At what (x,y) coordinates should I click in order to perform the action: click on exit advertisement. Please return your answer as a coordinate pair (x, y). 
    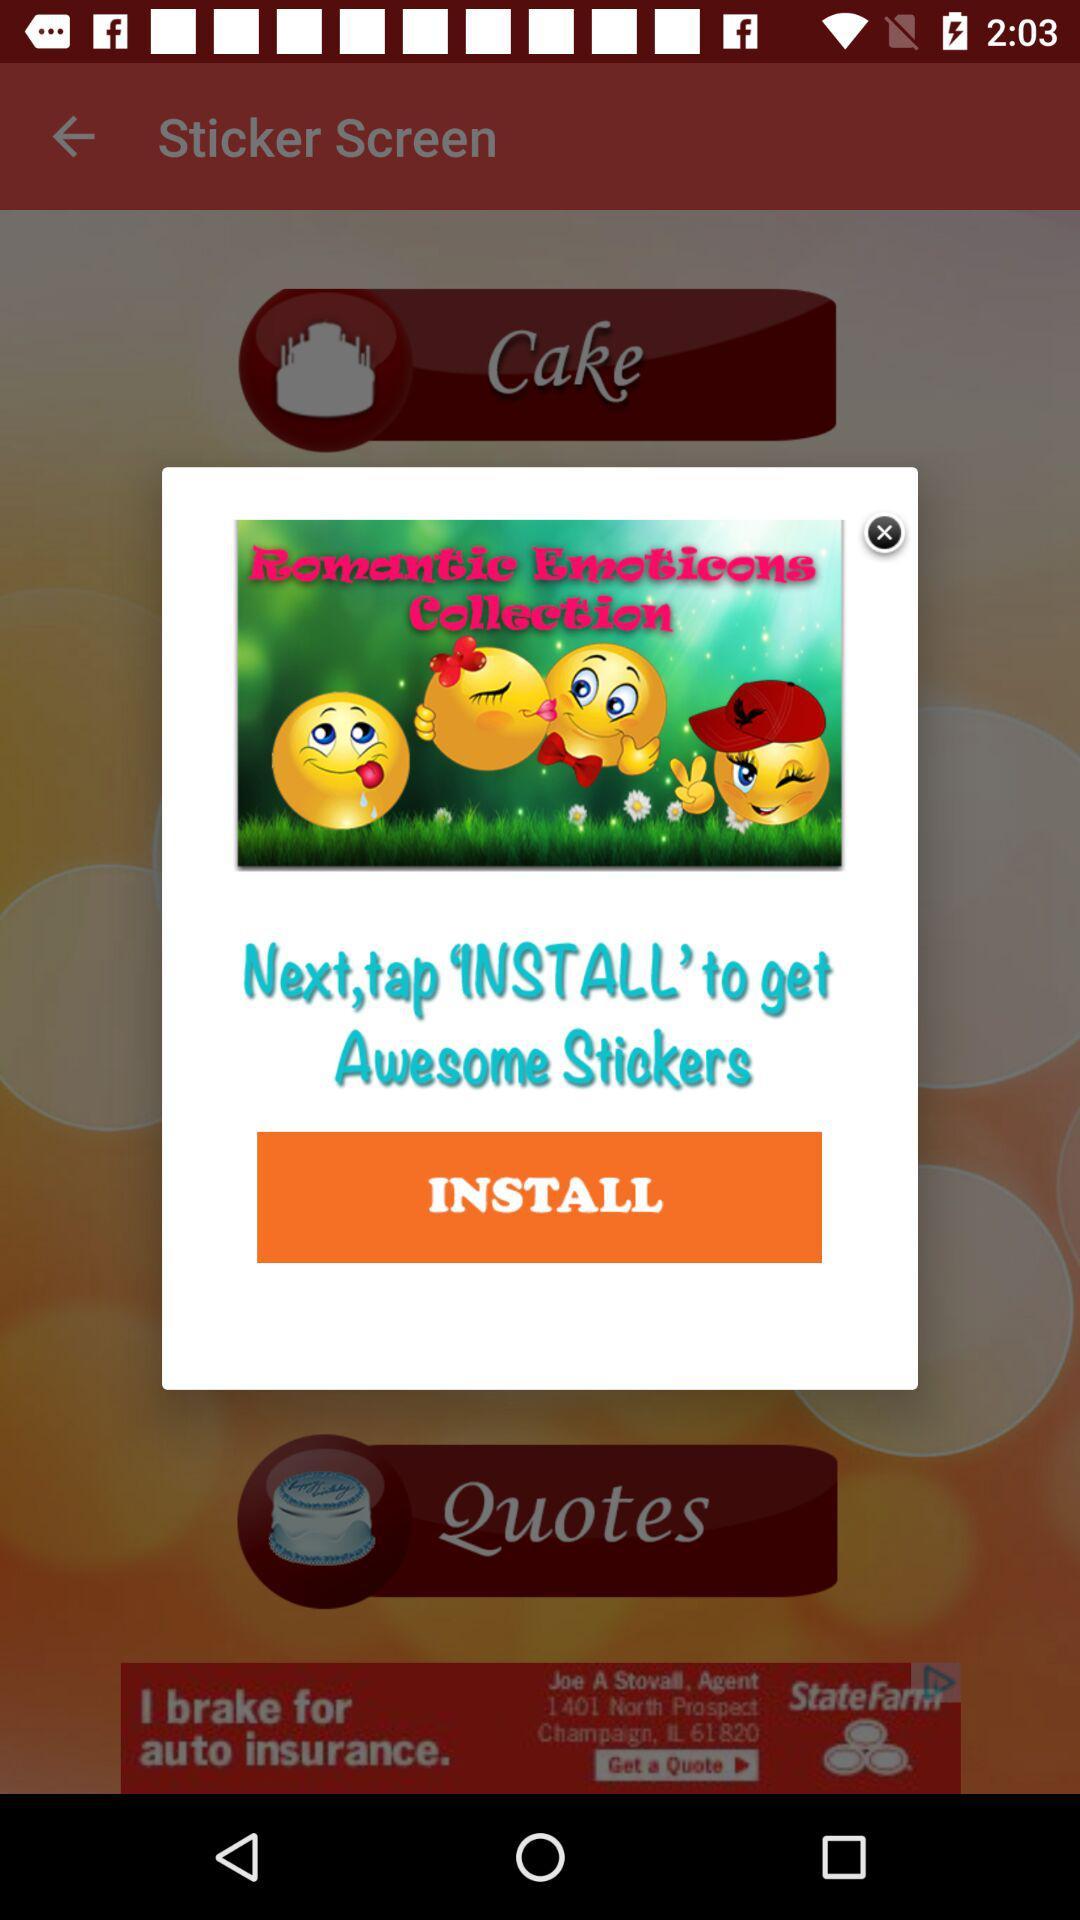
    Looking at the image, I should click on (885, 535).